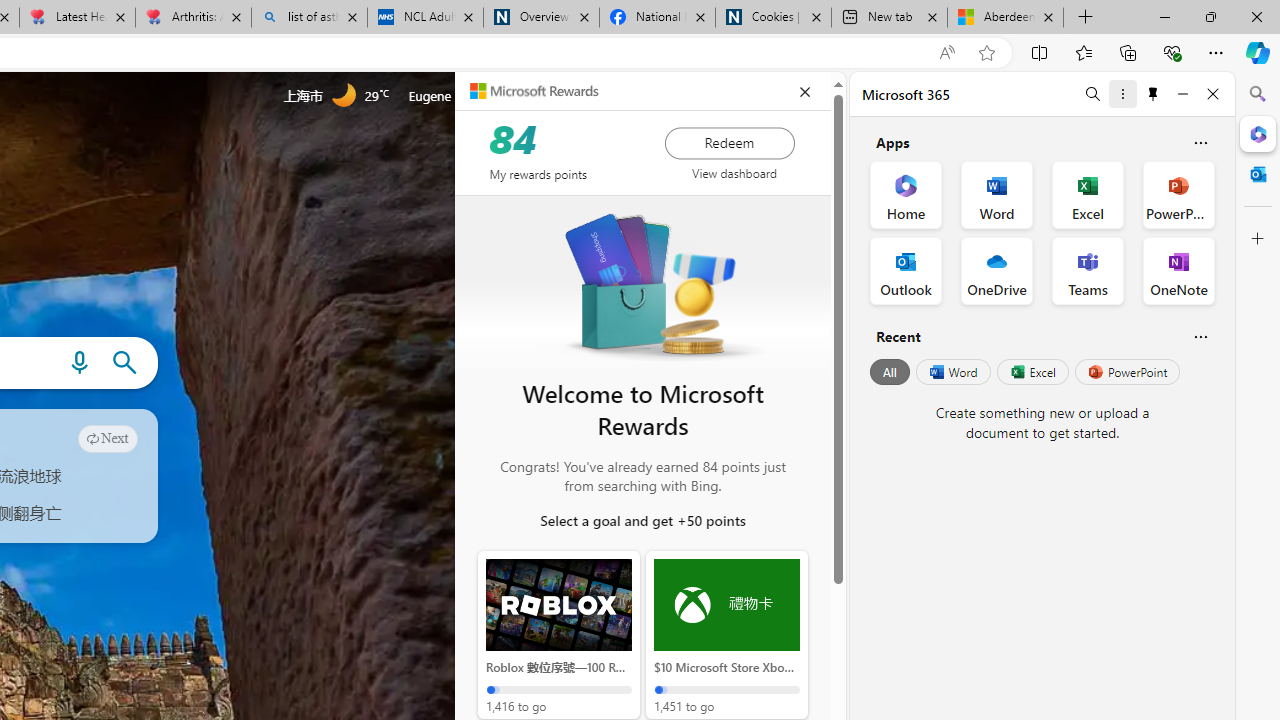 The image size is (1280, 720). Describe the element at coordinates (805, 91) in the screenshot. I see `'closeEduPanel'` at that location.